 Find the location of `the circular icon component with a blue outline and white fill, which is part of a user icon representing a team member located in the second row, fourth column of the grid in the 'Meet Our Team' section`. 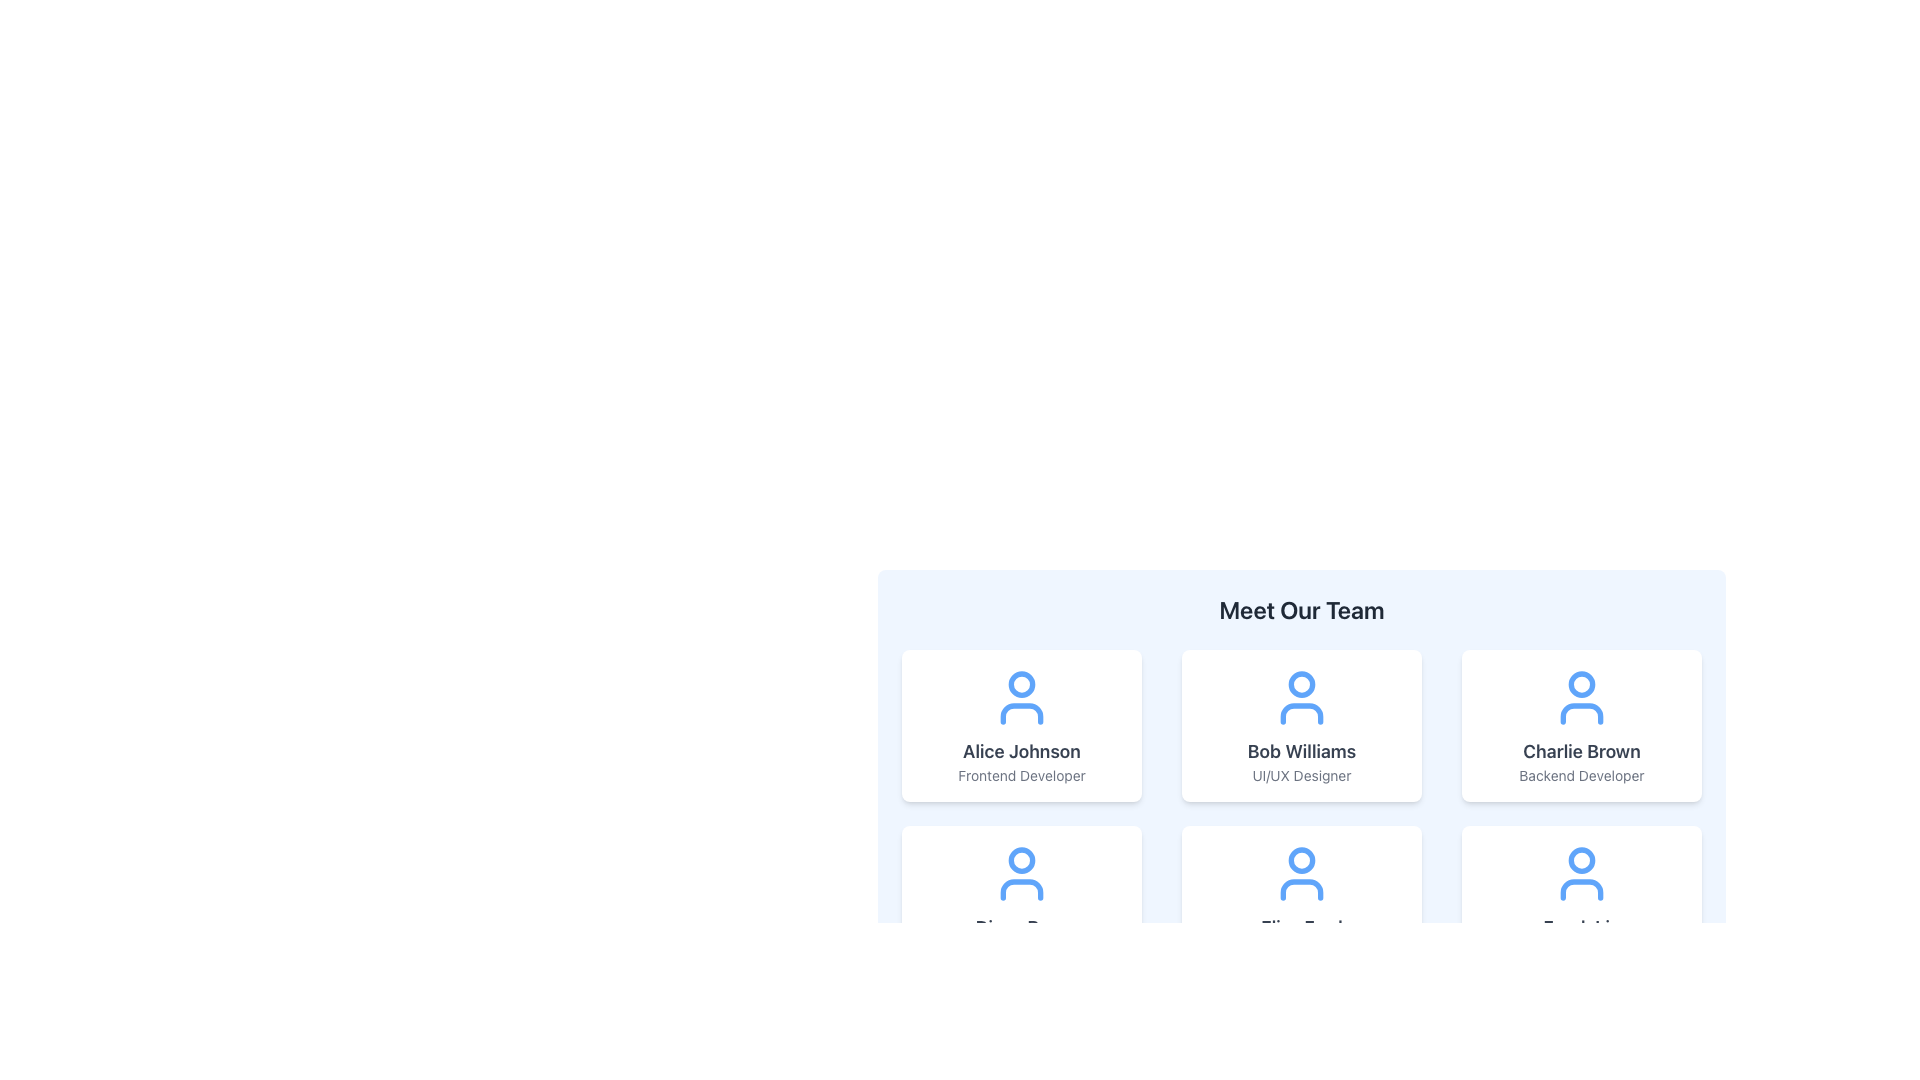

the circular icon component with a blue outline and white fill, which is part of a user icon representing a team member located in the second row, fourth column of the grid in the 'Meet Our Team' section is located at coordinates (1301, 859).